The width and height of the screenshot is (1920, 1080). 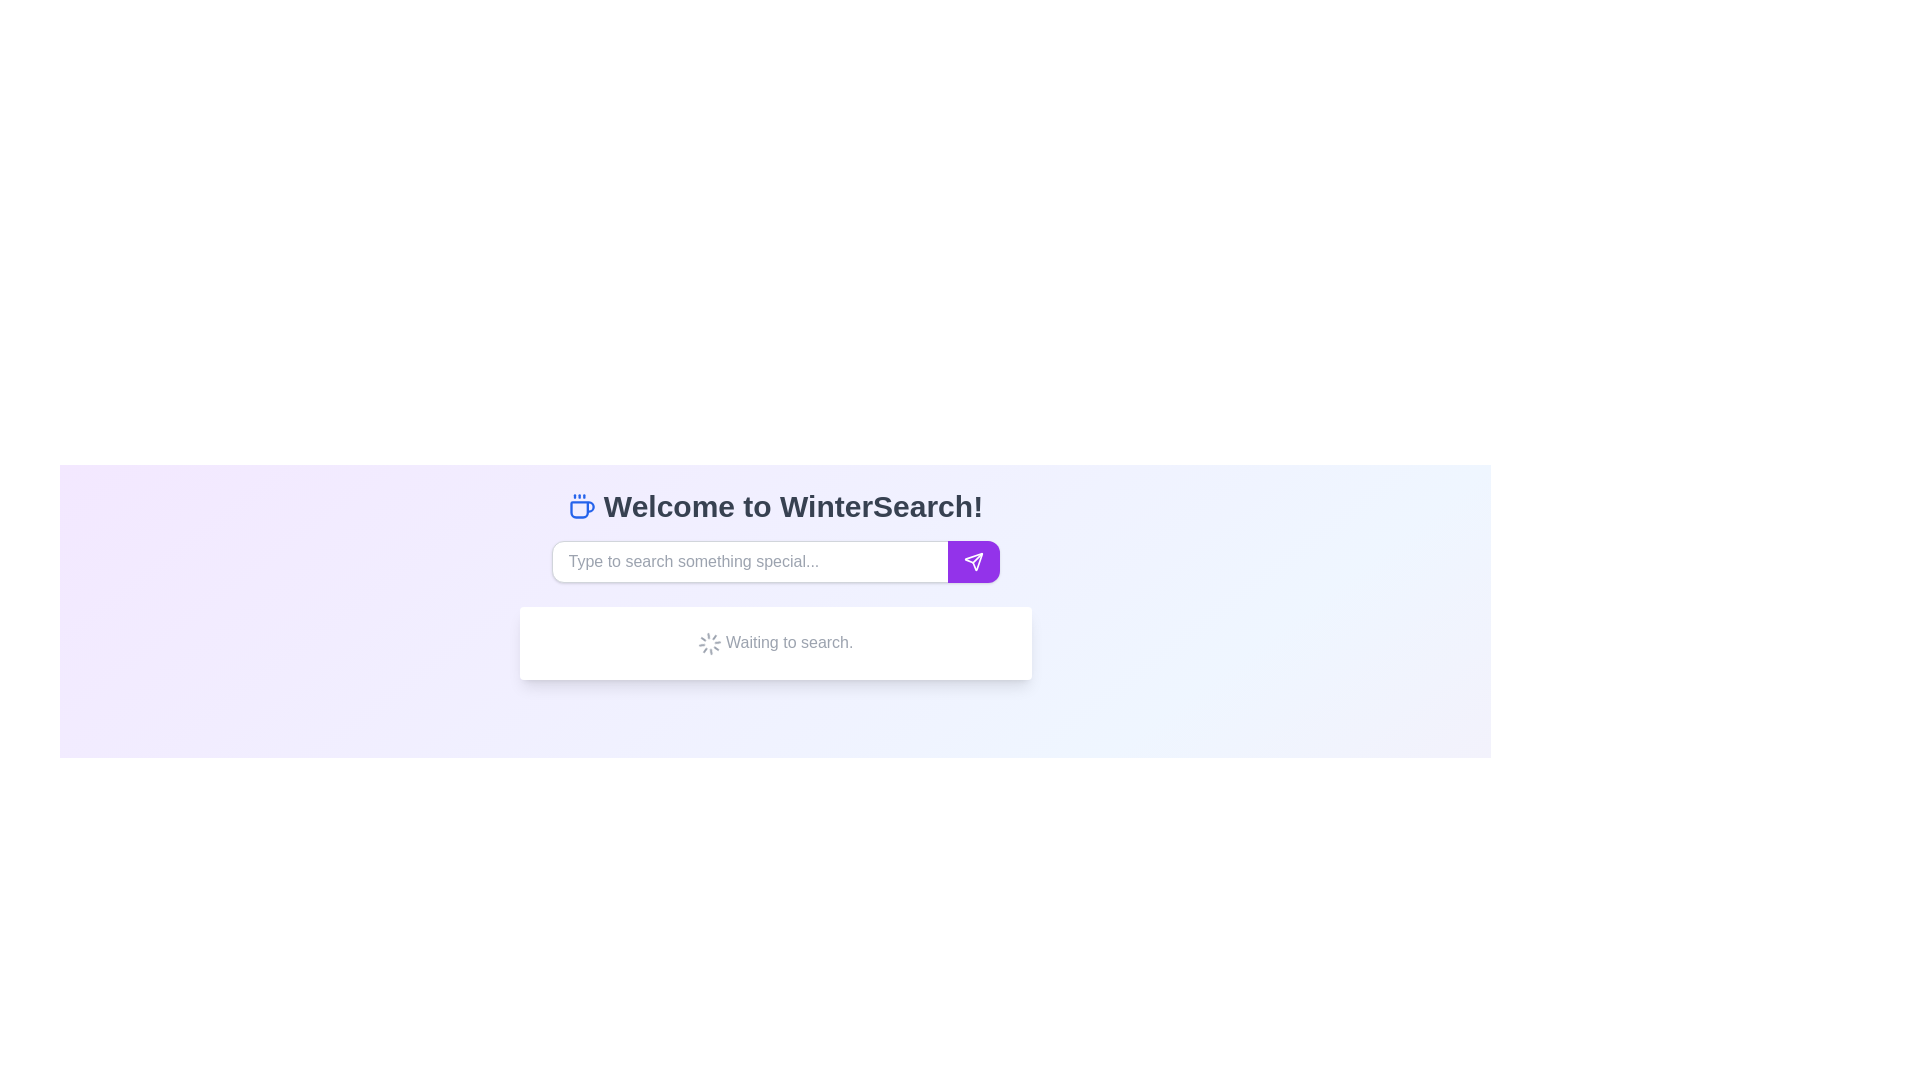 What do you see at coordinates (709, 643) in the screenshot?
I see `the Loader icon, which is a circular animated icon with a gray outline located before the text 'Waiting to search.'` at bounding box center [709, 643].